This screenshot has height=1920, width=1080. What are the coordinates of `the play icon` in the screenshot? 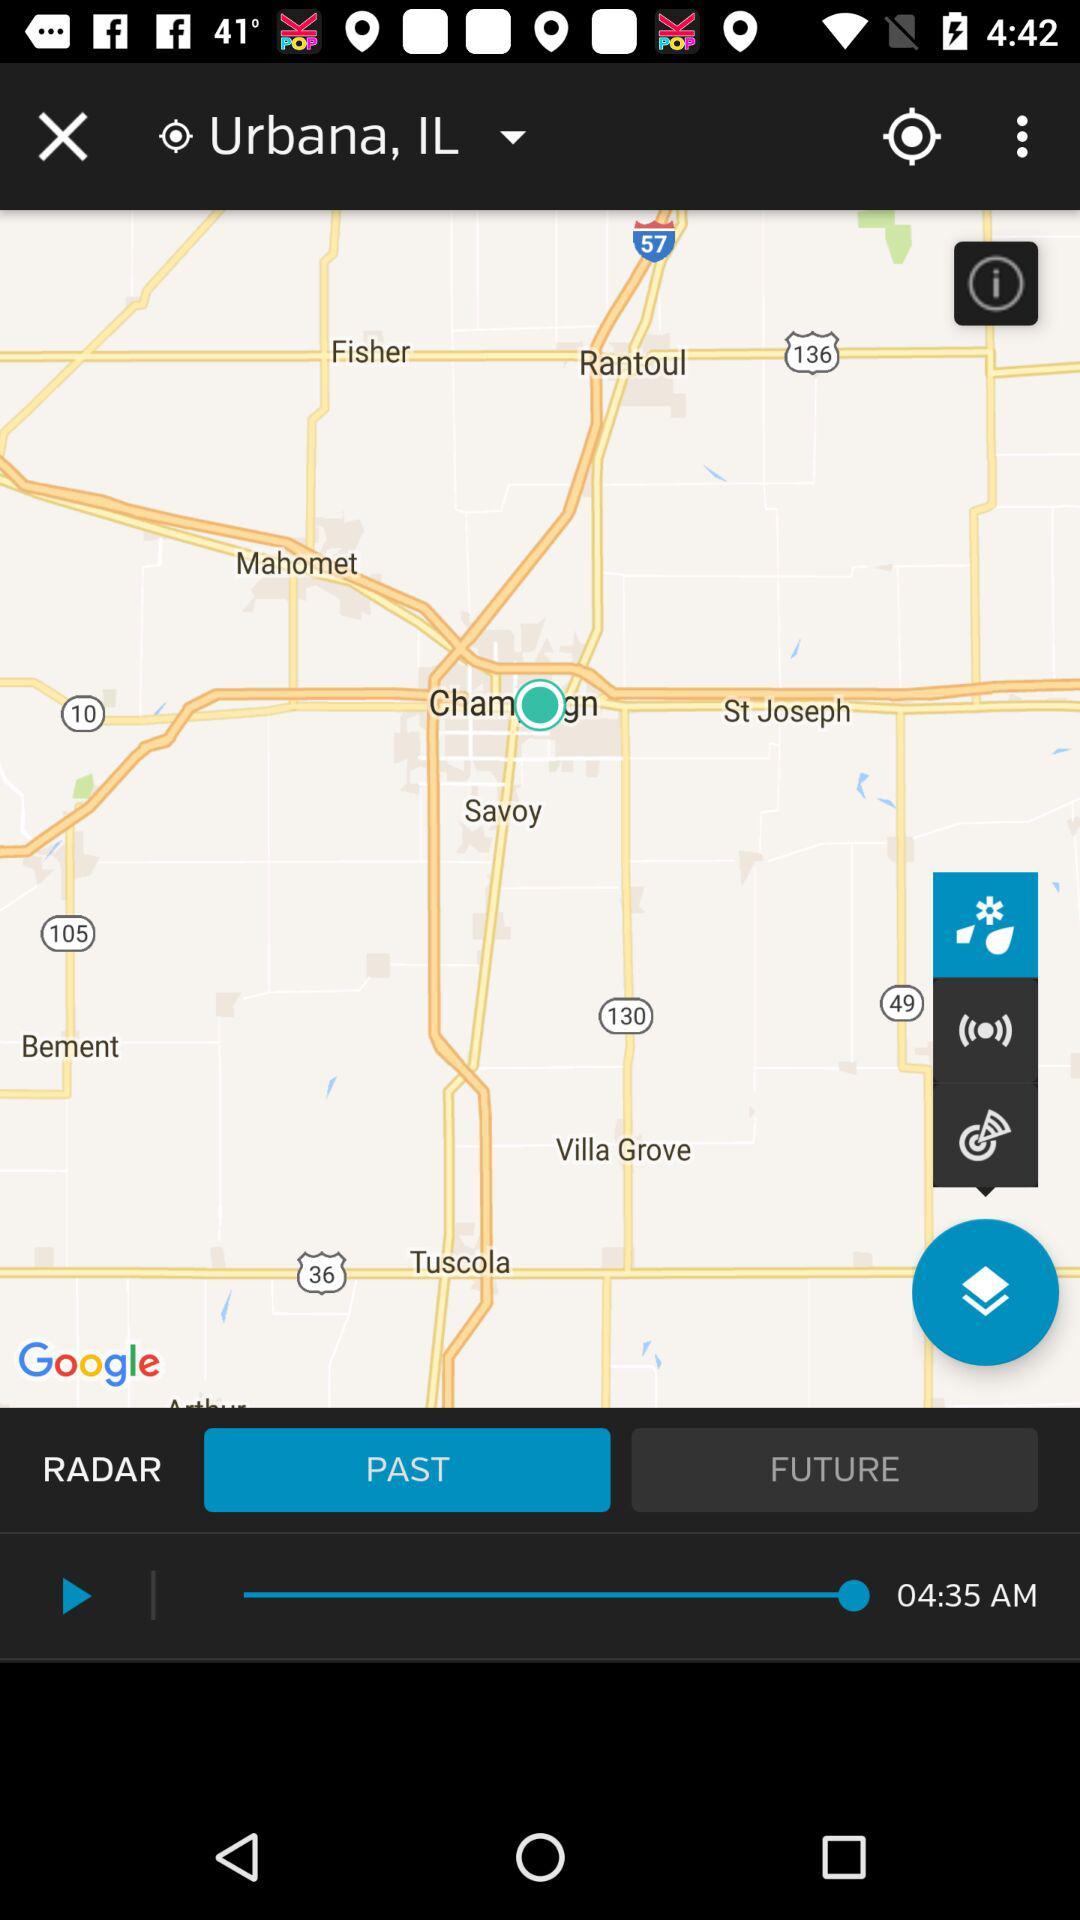 It's located at (72, 1595).